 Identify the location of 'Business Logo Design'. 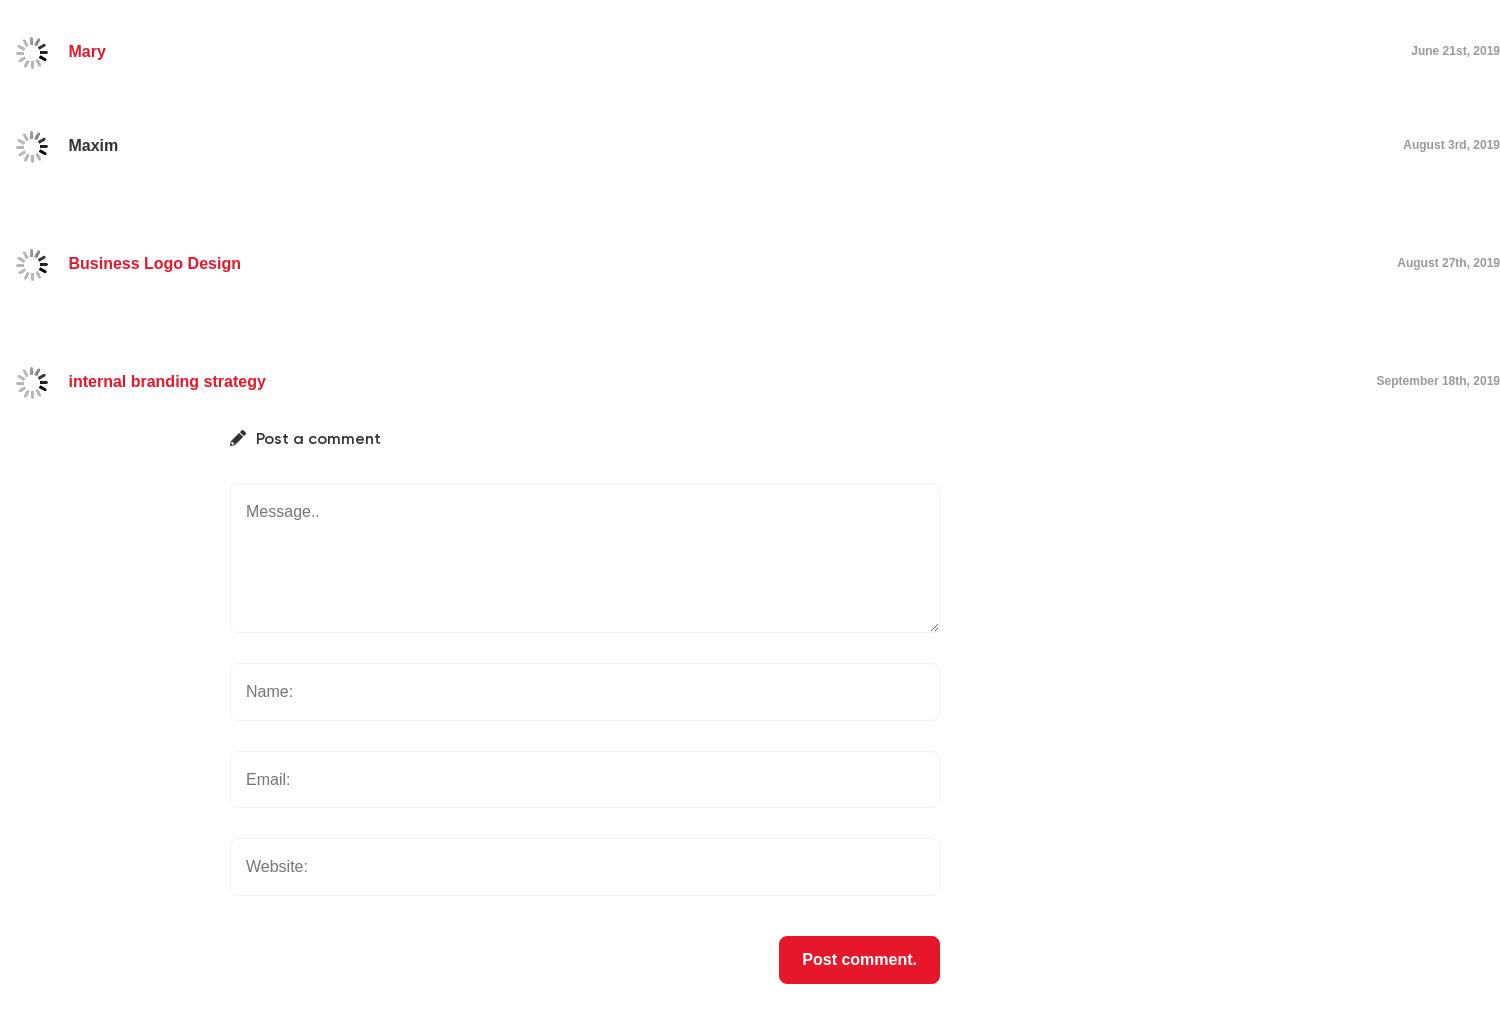
(154, 263).